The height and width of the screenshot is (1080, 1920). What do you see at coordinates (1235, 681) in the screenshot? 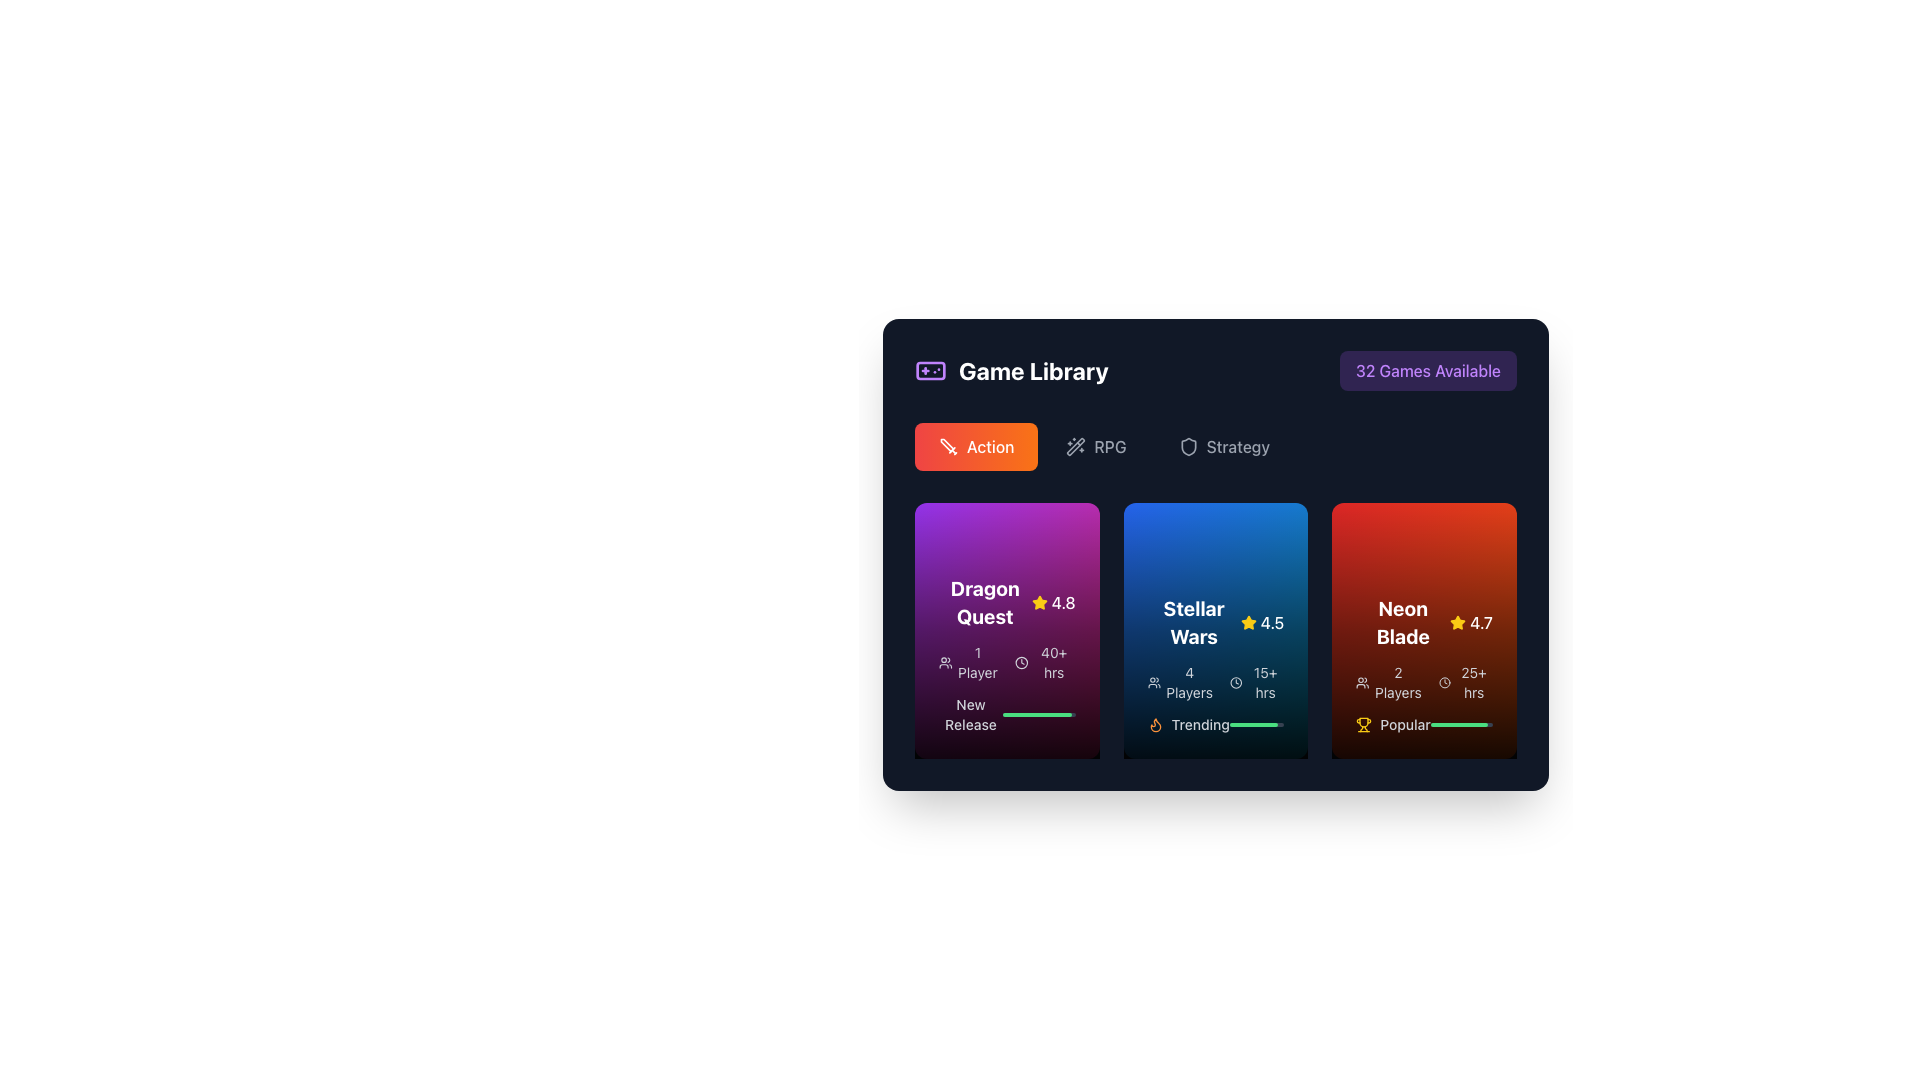
I see `the clock icon located to the left of the text '15+ hrs' in the lower-left corner of the 'Stellar Wars' game card` at bounding box center [1235, 681].